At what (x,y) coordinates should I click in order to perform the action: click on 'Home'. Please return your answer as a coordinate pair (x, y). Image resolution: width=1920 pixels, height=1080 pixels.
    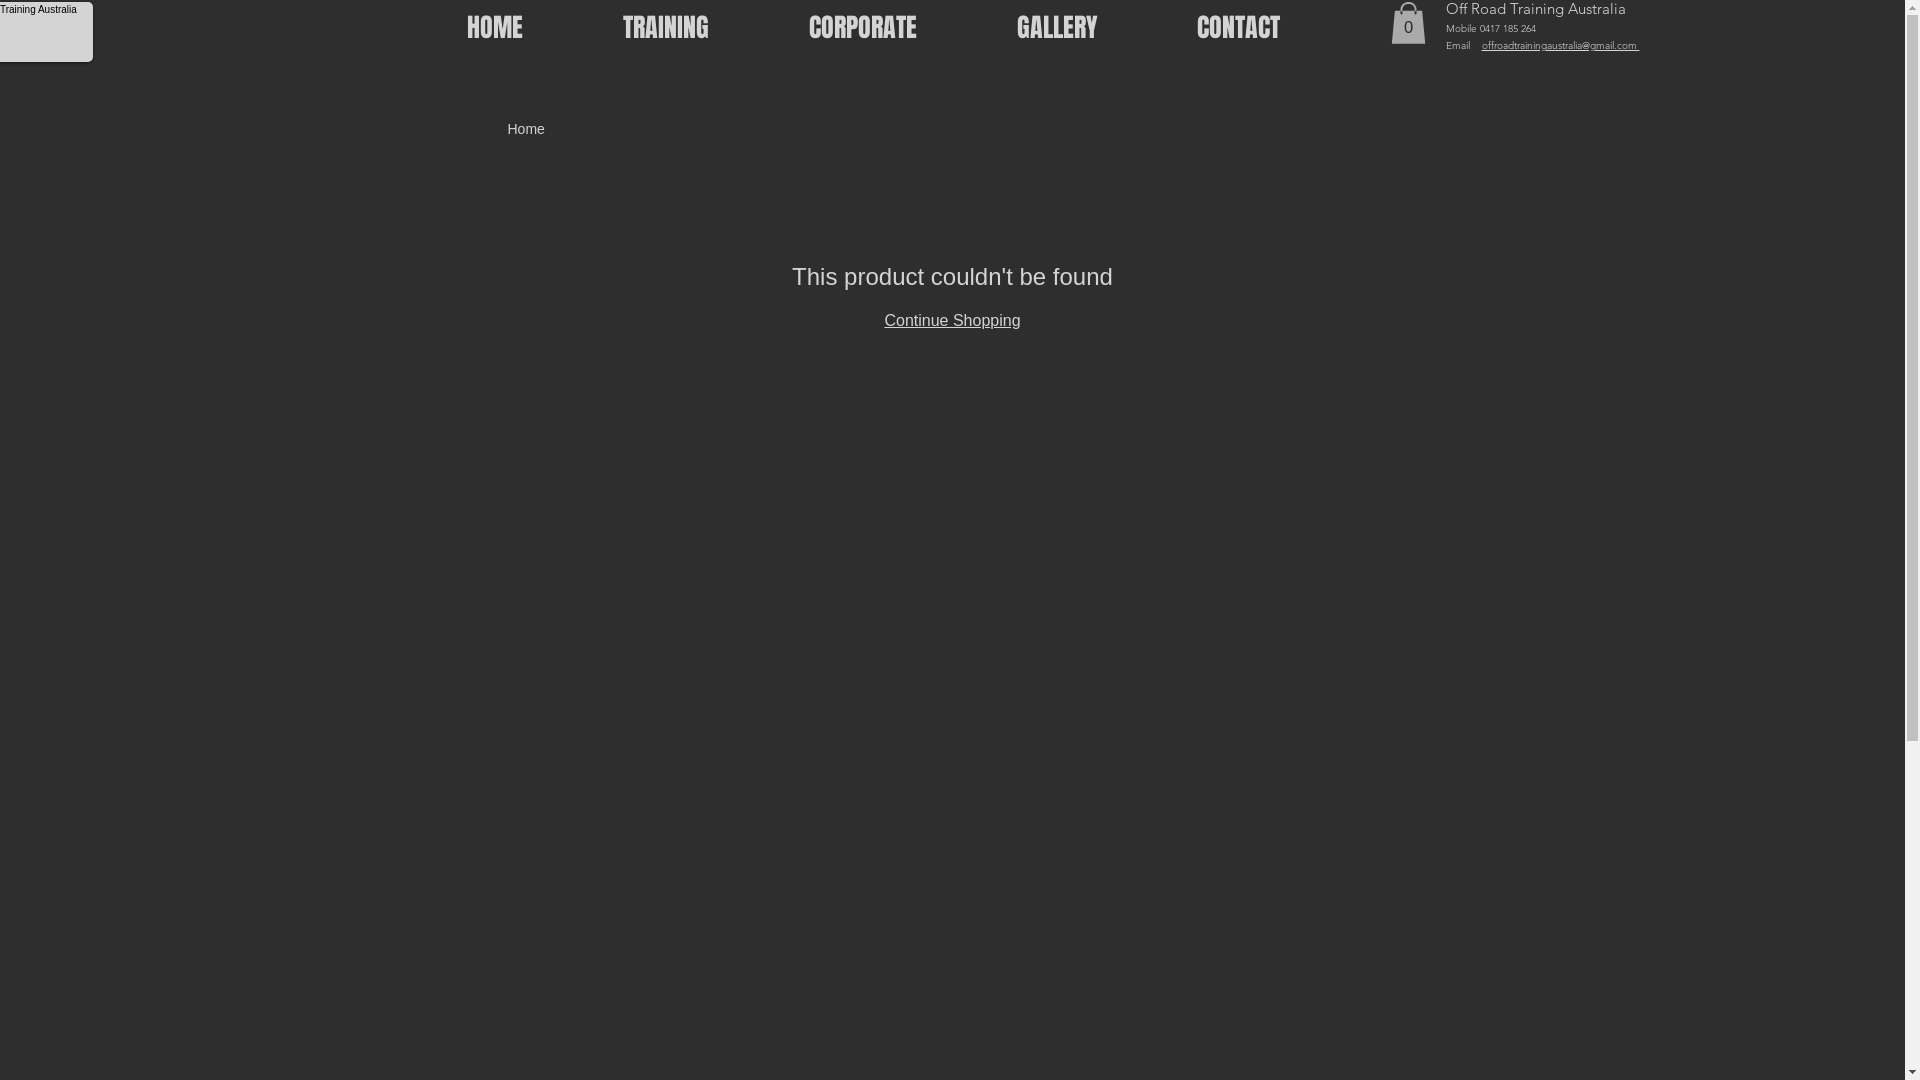
    Looking at the image, I should click on (526, 128).